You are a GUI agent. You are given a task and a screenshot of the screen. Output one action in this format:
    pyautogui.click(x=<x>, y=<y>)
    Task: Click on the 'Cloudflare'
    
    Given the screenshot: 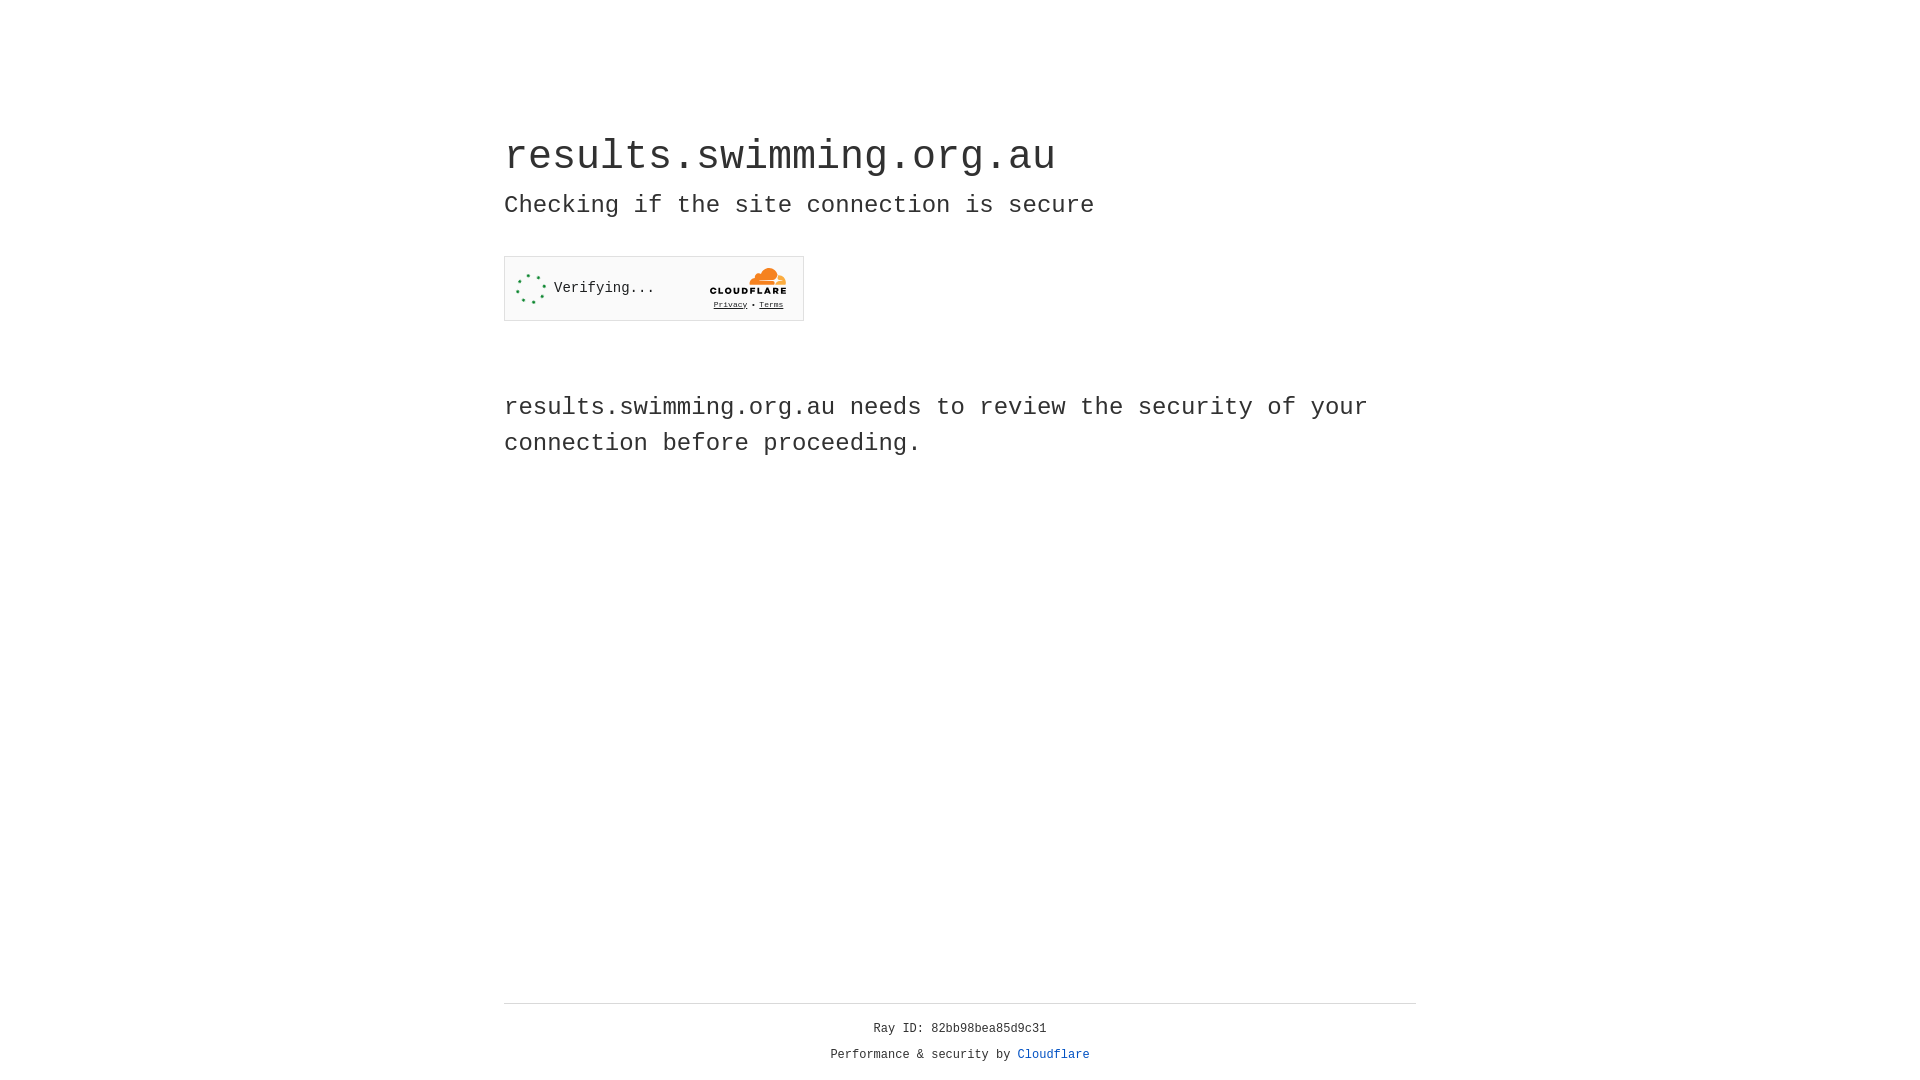 What is the action you would take?
    pyautogui.click(x=1053, y=1054)
    